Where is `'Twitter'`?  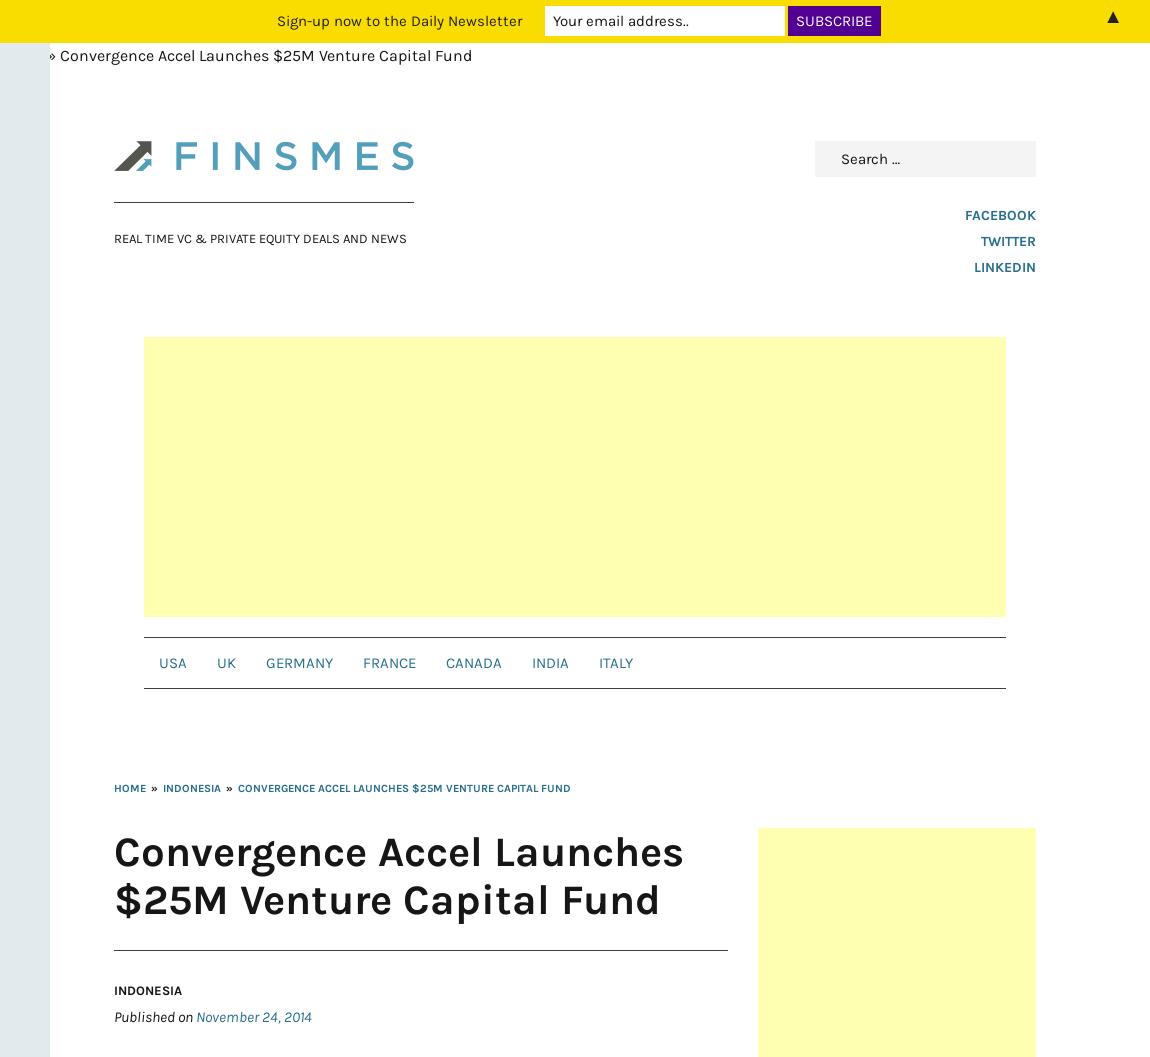 'Twitter' is located at coordinates (980, 240).